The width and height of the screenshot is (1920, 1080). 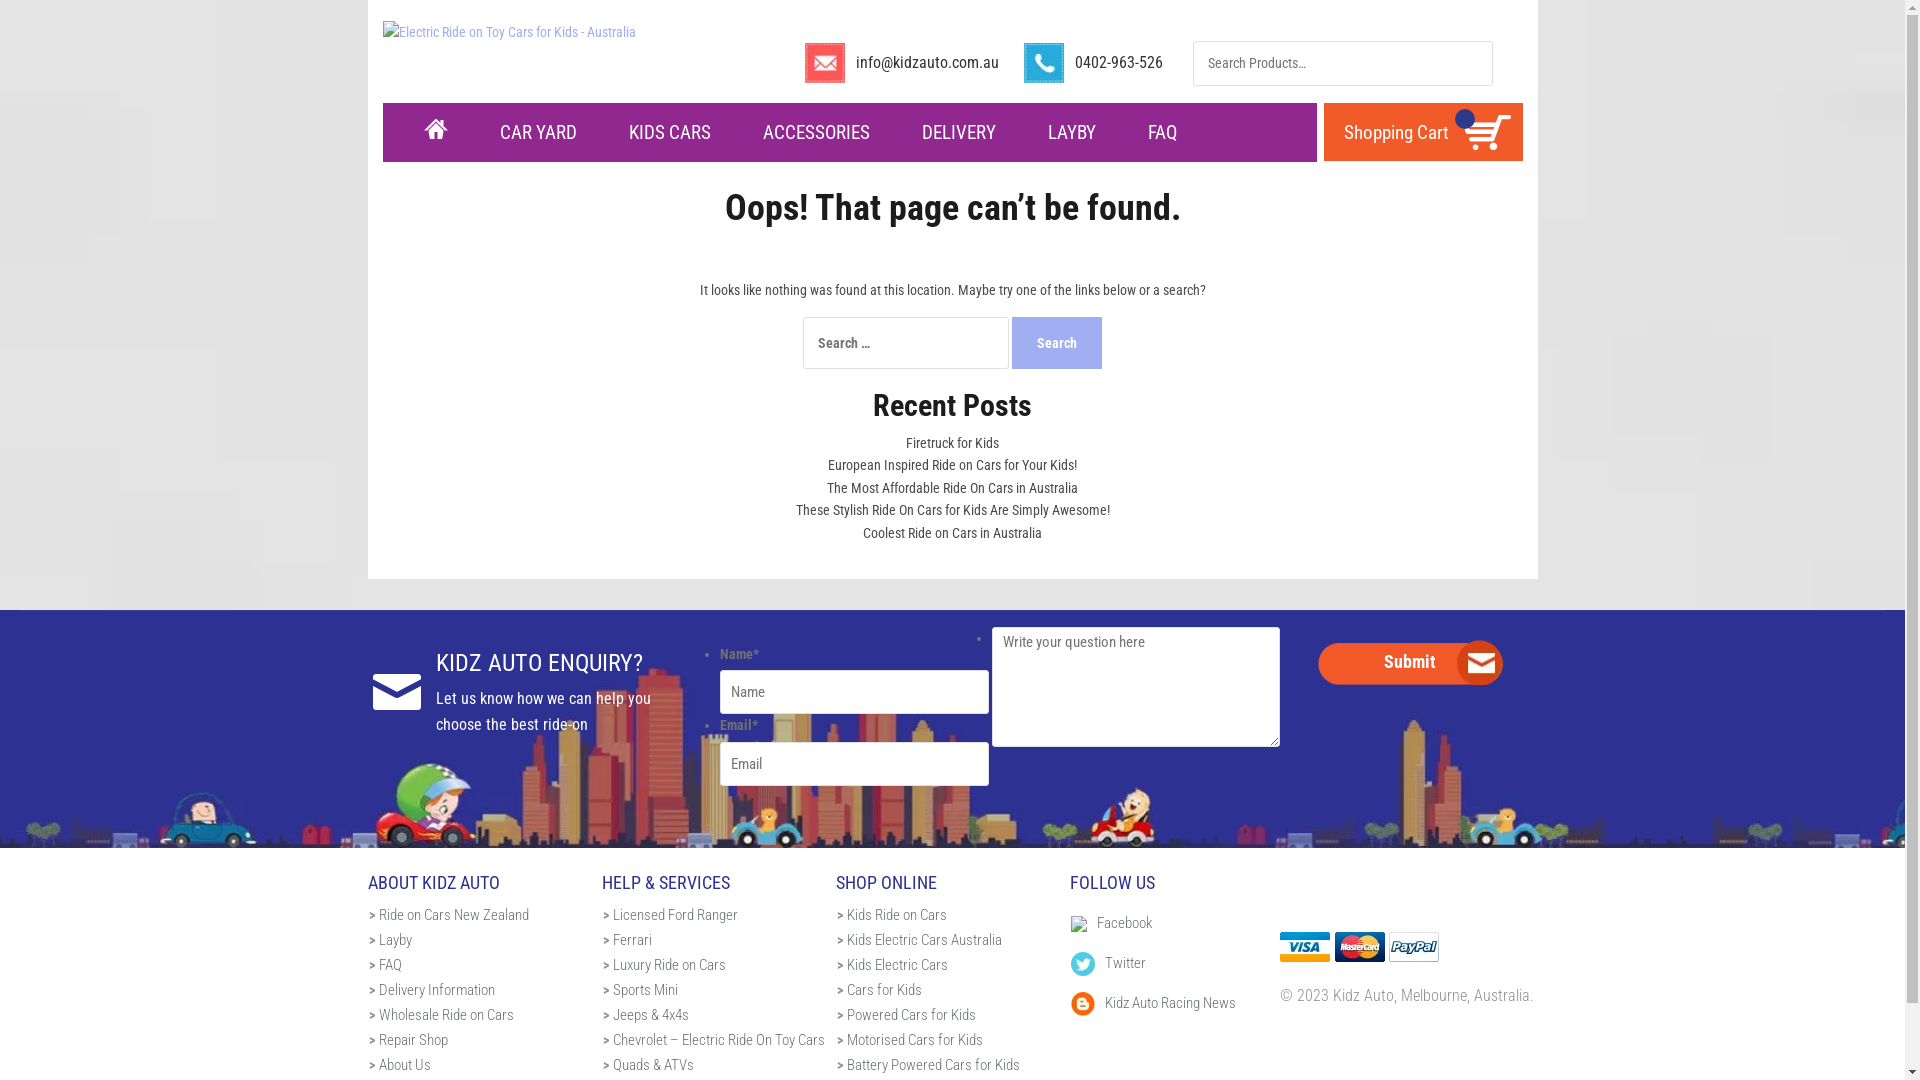 I want to click on 'DELIVERY', so click(x=958, y=133).